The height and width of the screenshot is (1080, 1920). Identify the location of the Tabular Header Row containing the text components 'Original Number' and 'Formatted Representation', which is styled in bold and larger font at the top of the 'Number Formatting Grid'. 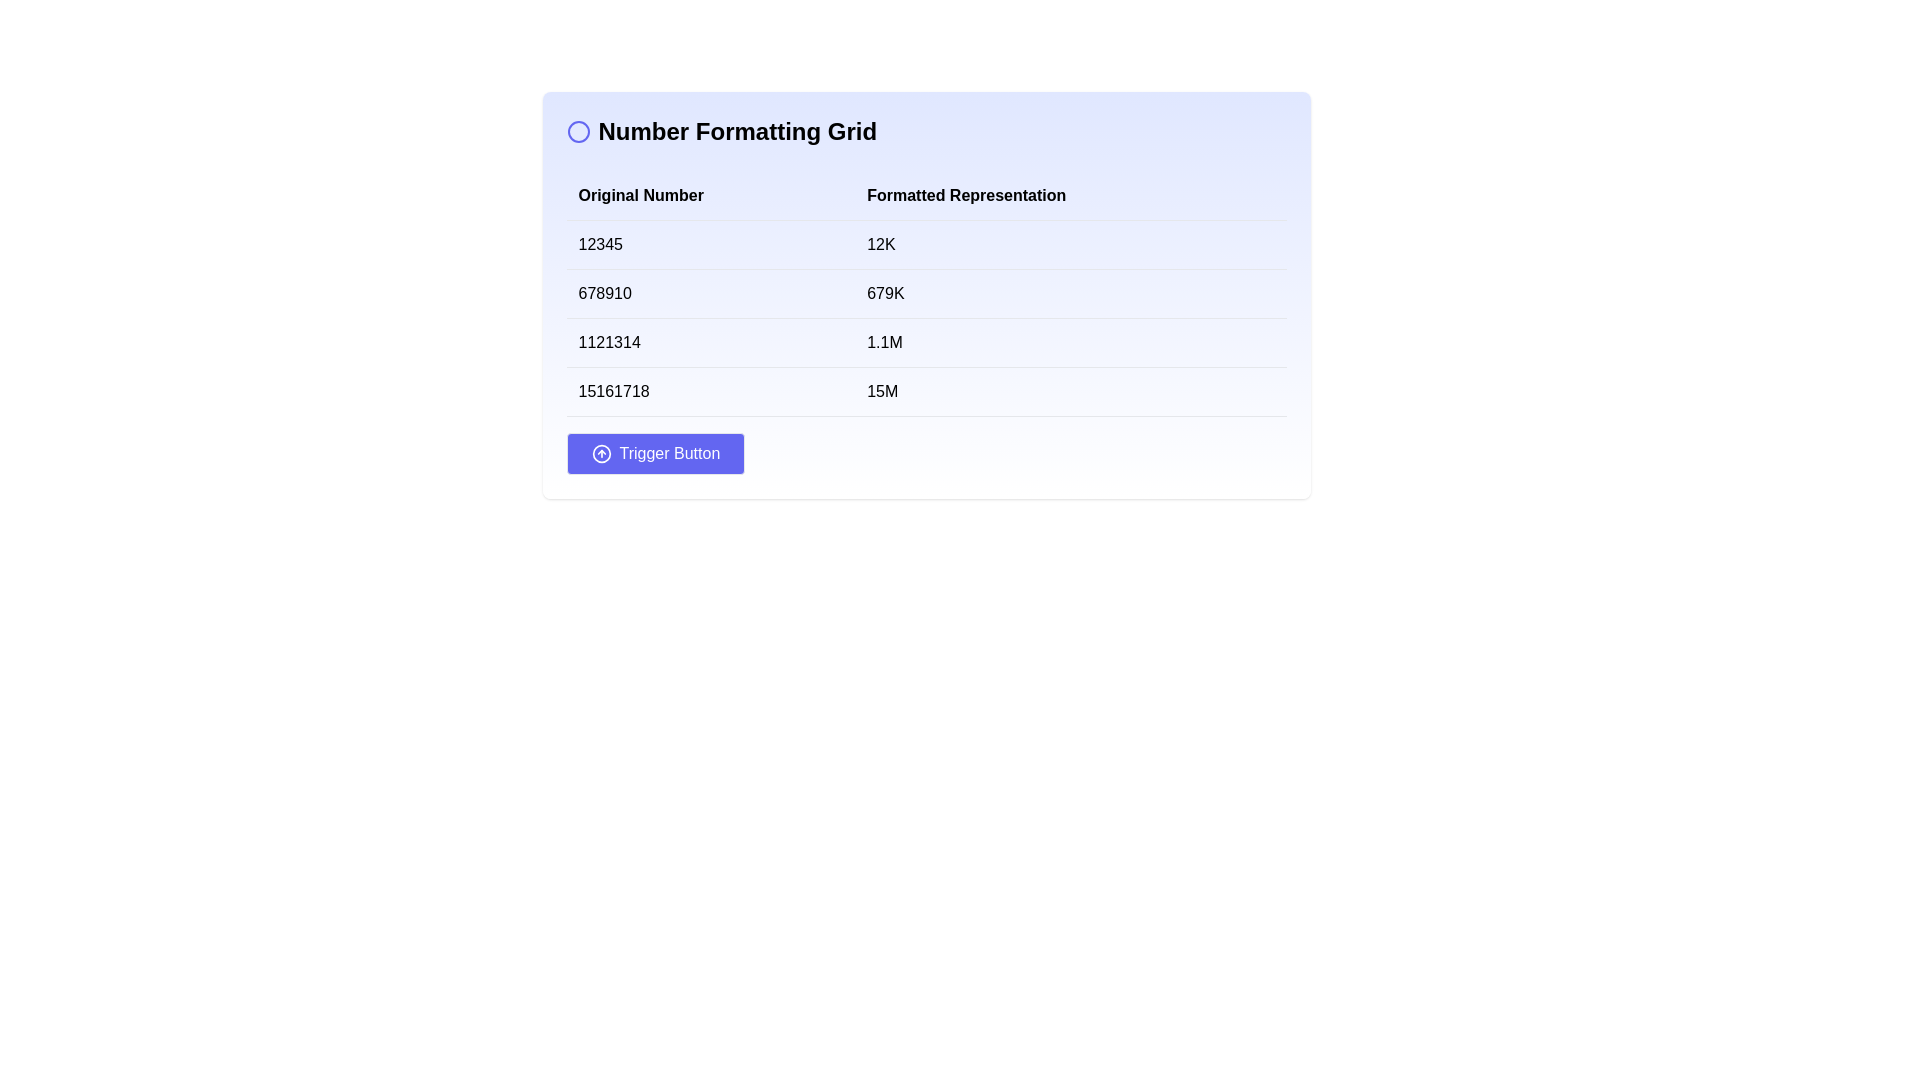
(925, 196).